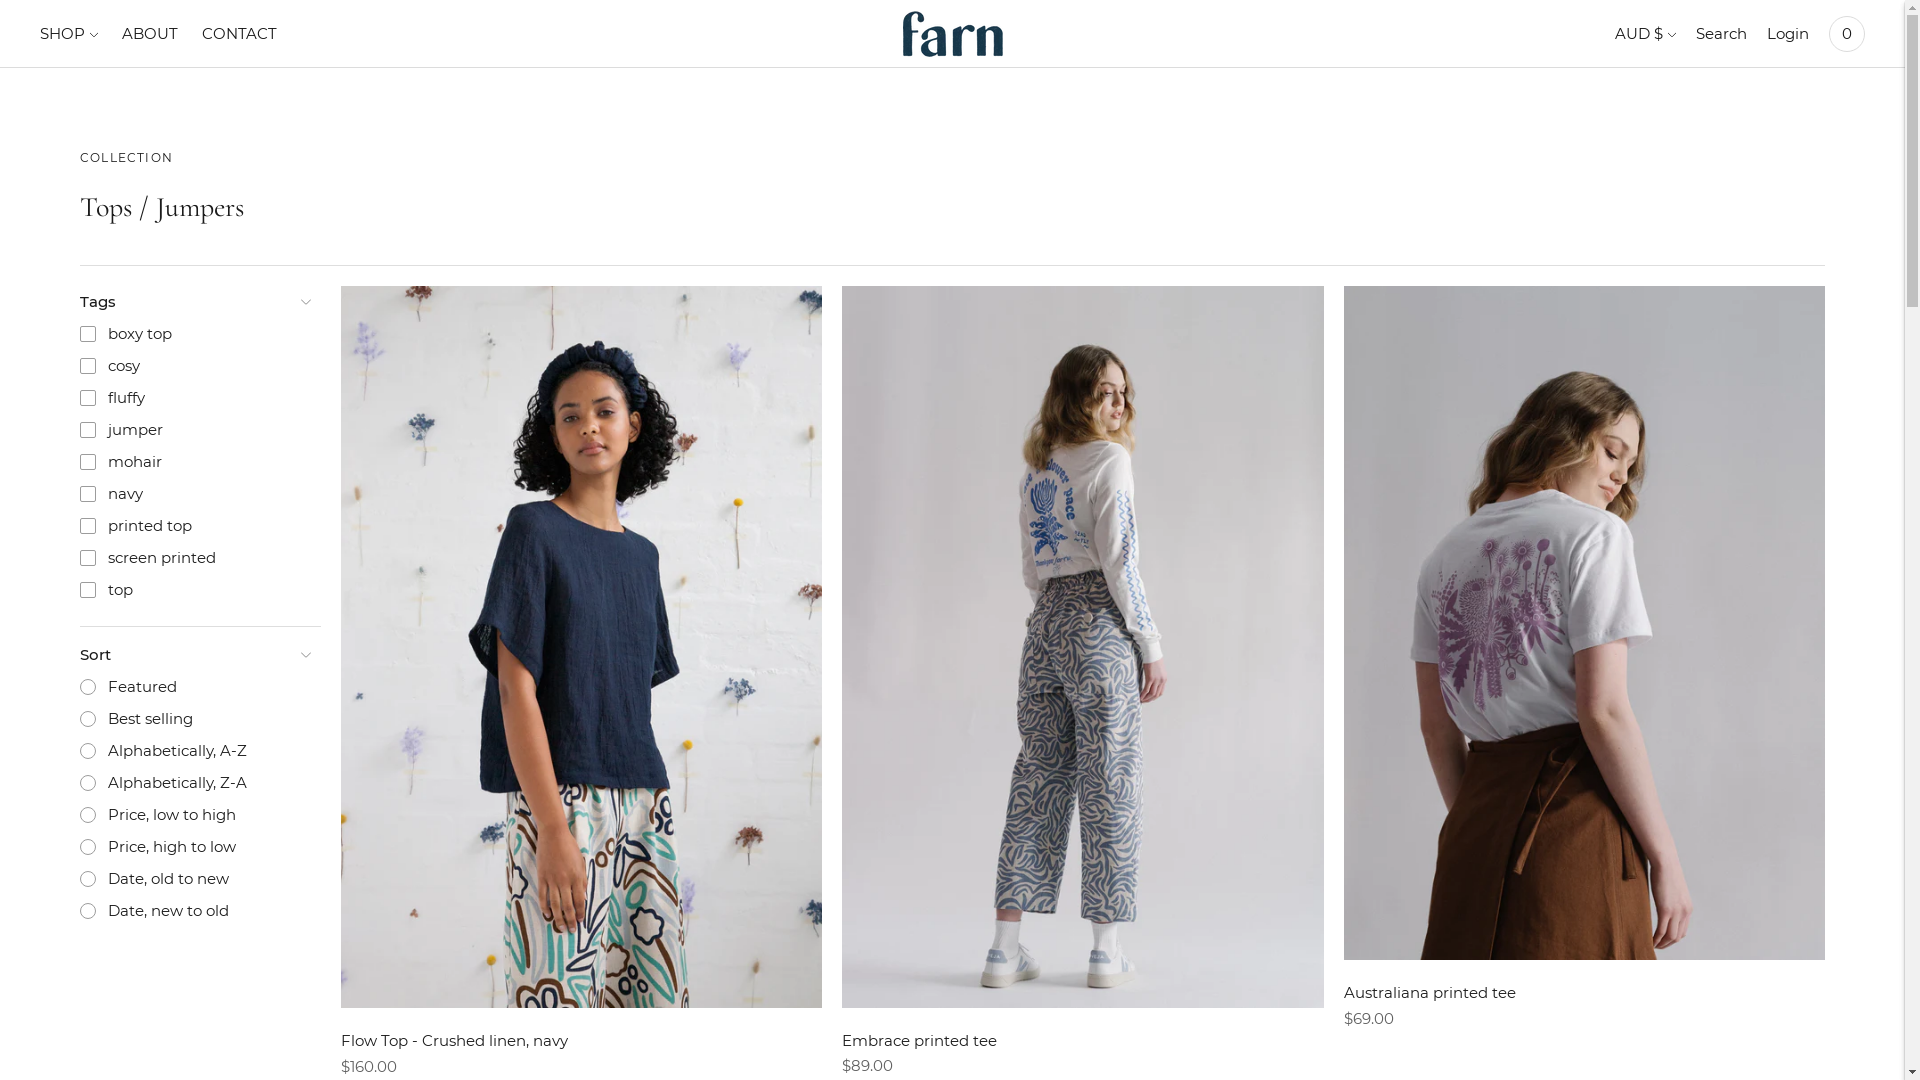  Describe the element at coordinates (194, 751) in the screenshot. I see `'Alphabetically, A-Z'` at that location.